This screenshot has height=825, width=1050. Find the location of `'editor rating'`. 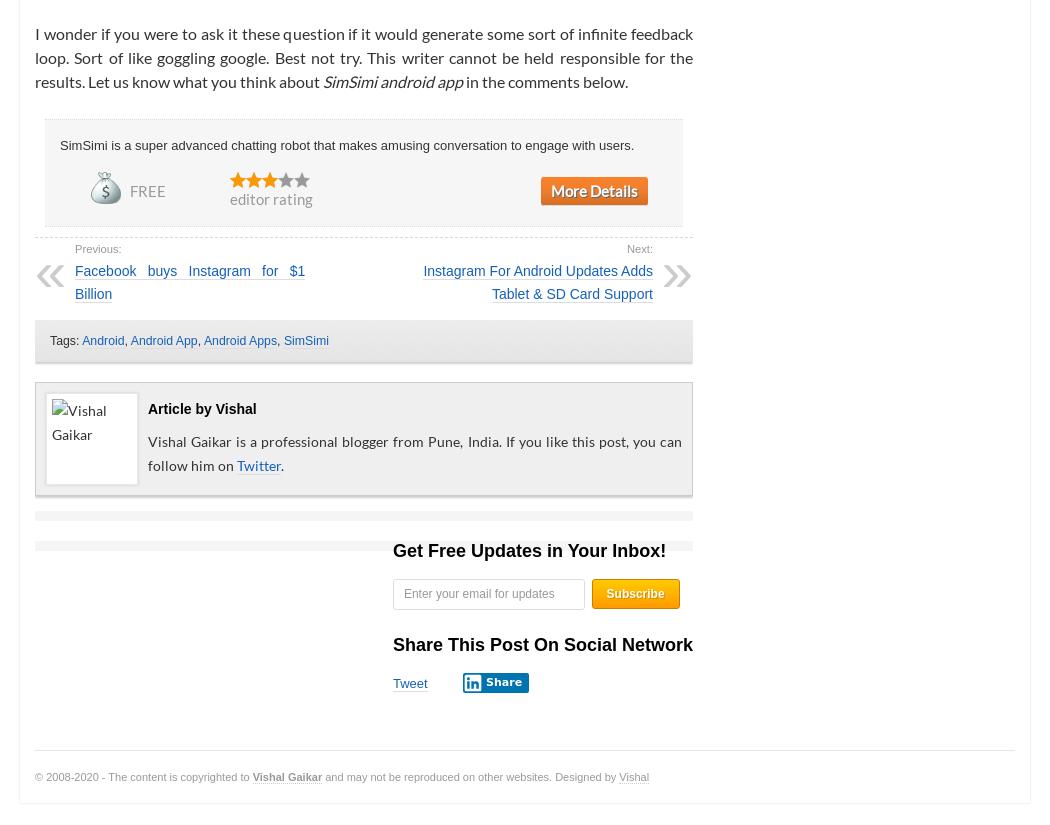

'editor rating' is located at coordinates (270, 197).